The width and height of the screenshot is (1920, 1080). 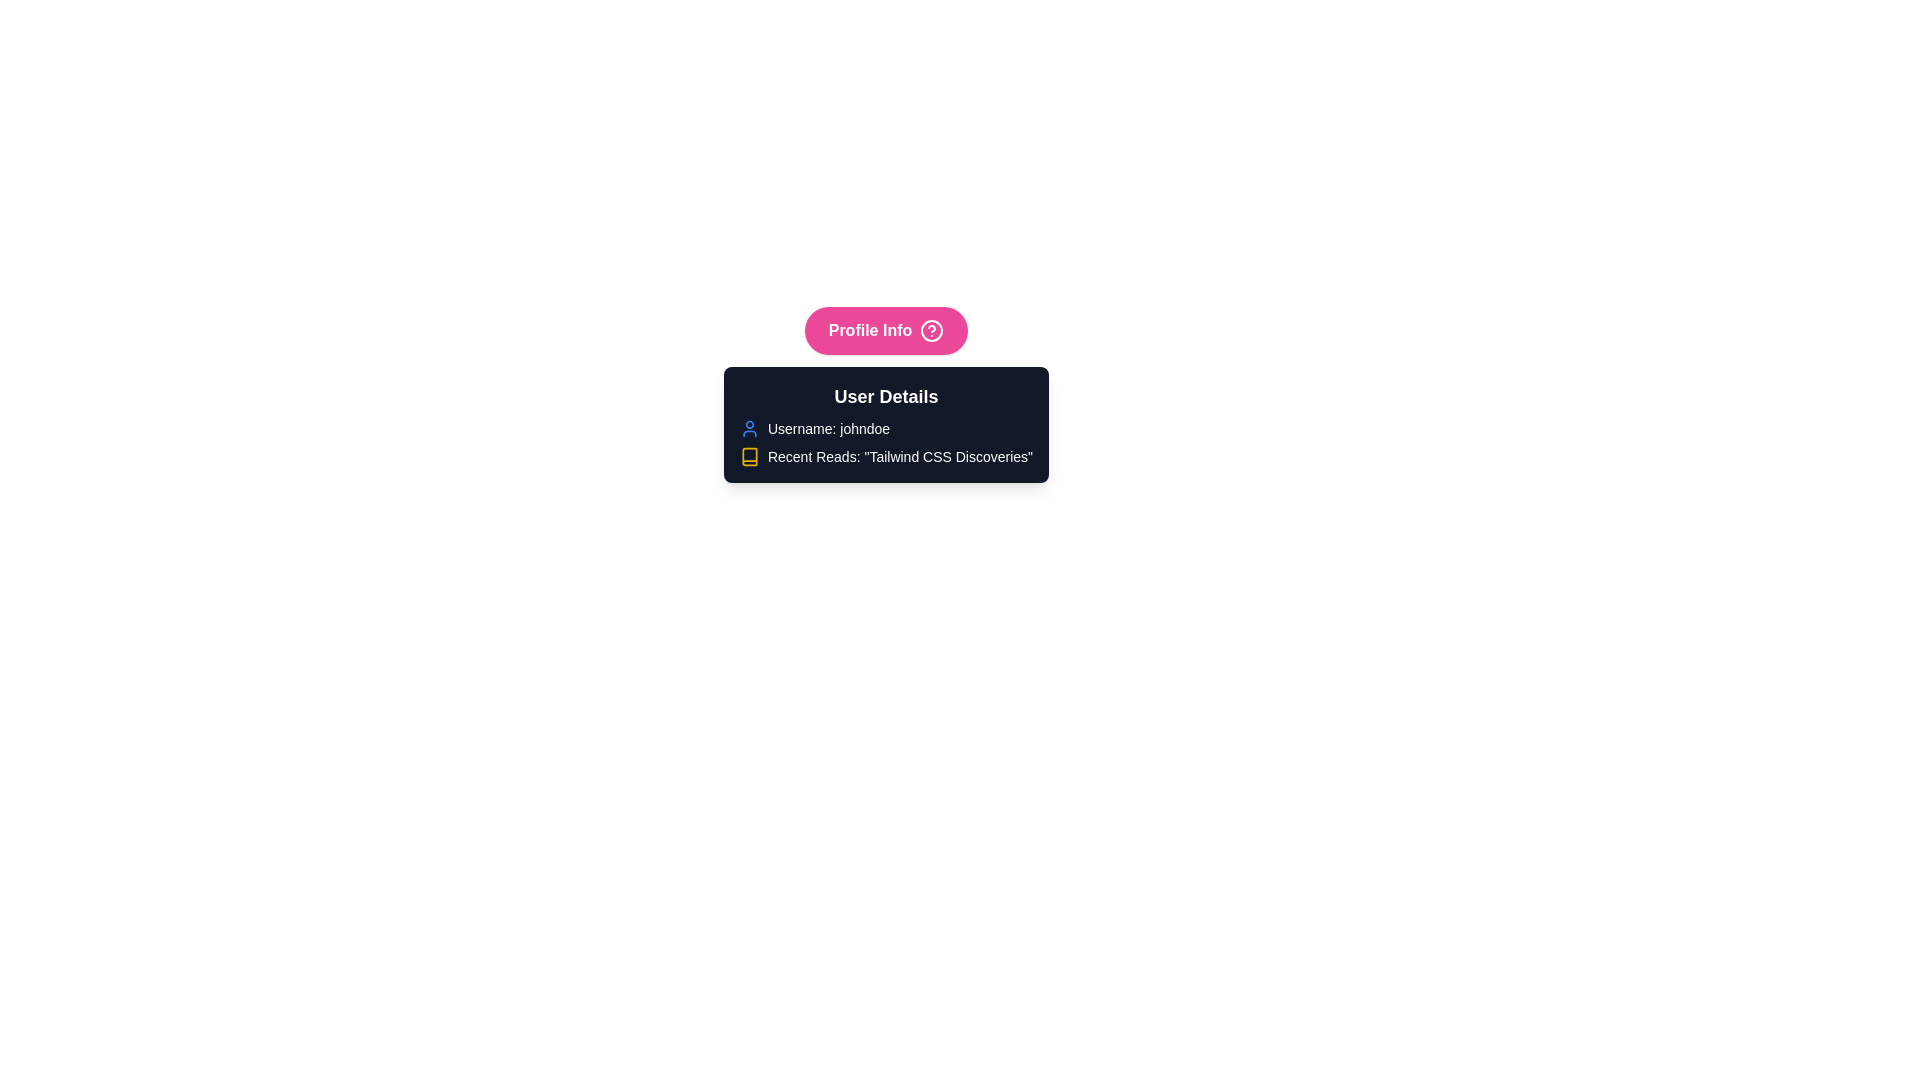 What do you see at coordinates (931, 330) in the screenshot?
I see `the SVG Circle located at the top-right inside the pink button labeled 'Profile Info', which is a circular visual with a thin border and no fill or text` at bounding box center [931, 330].